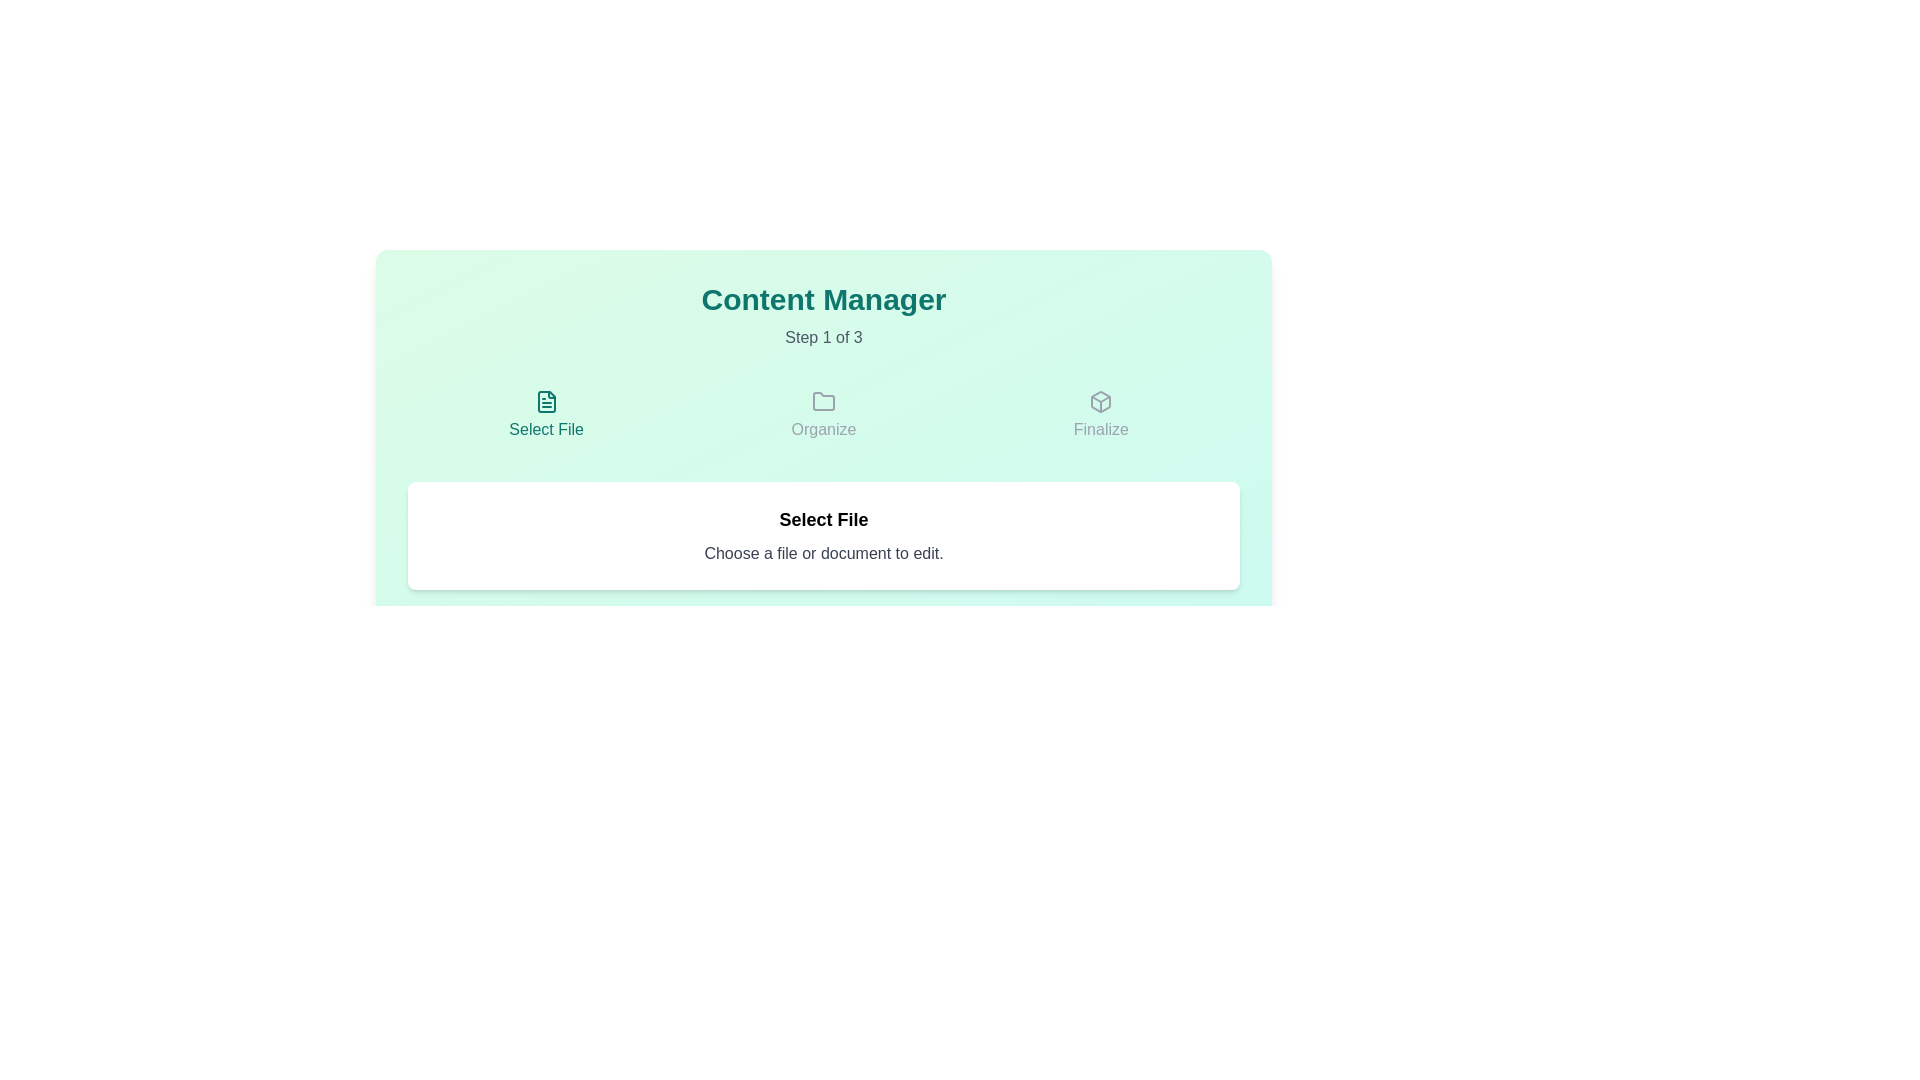 This screenshot has height=1080, width=1920. What do you see at coordinates (1100, 399) in the screenshot?
I see `the decorative graphical component that serves as an illustrative part of the box, positioned centrally and slightly above the vertical center` at bounding box center [1100, 399].